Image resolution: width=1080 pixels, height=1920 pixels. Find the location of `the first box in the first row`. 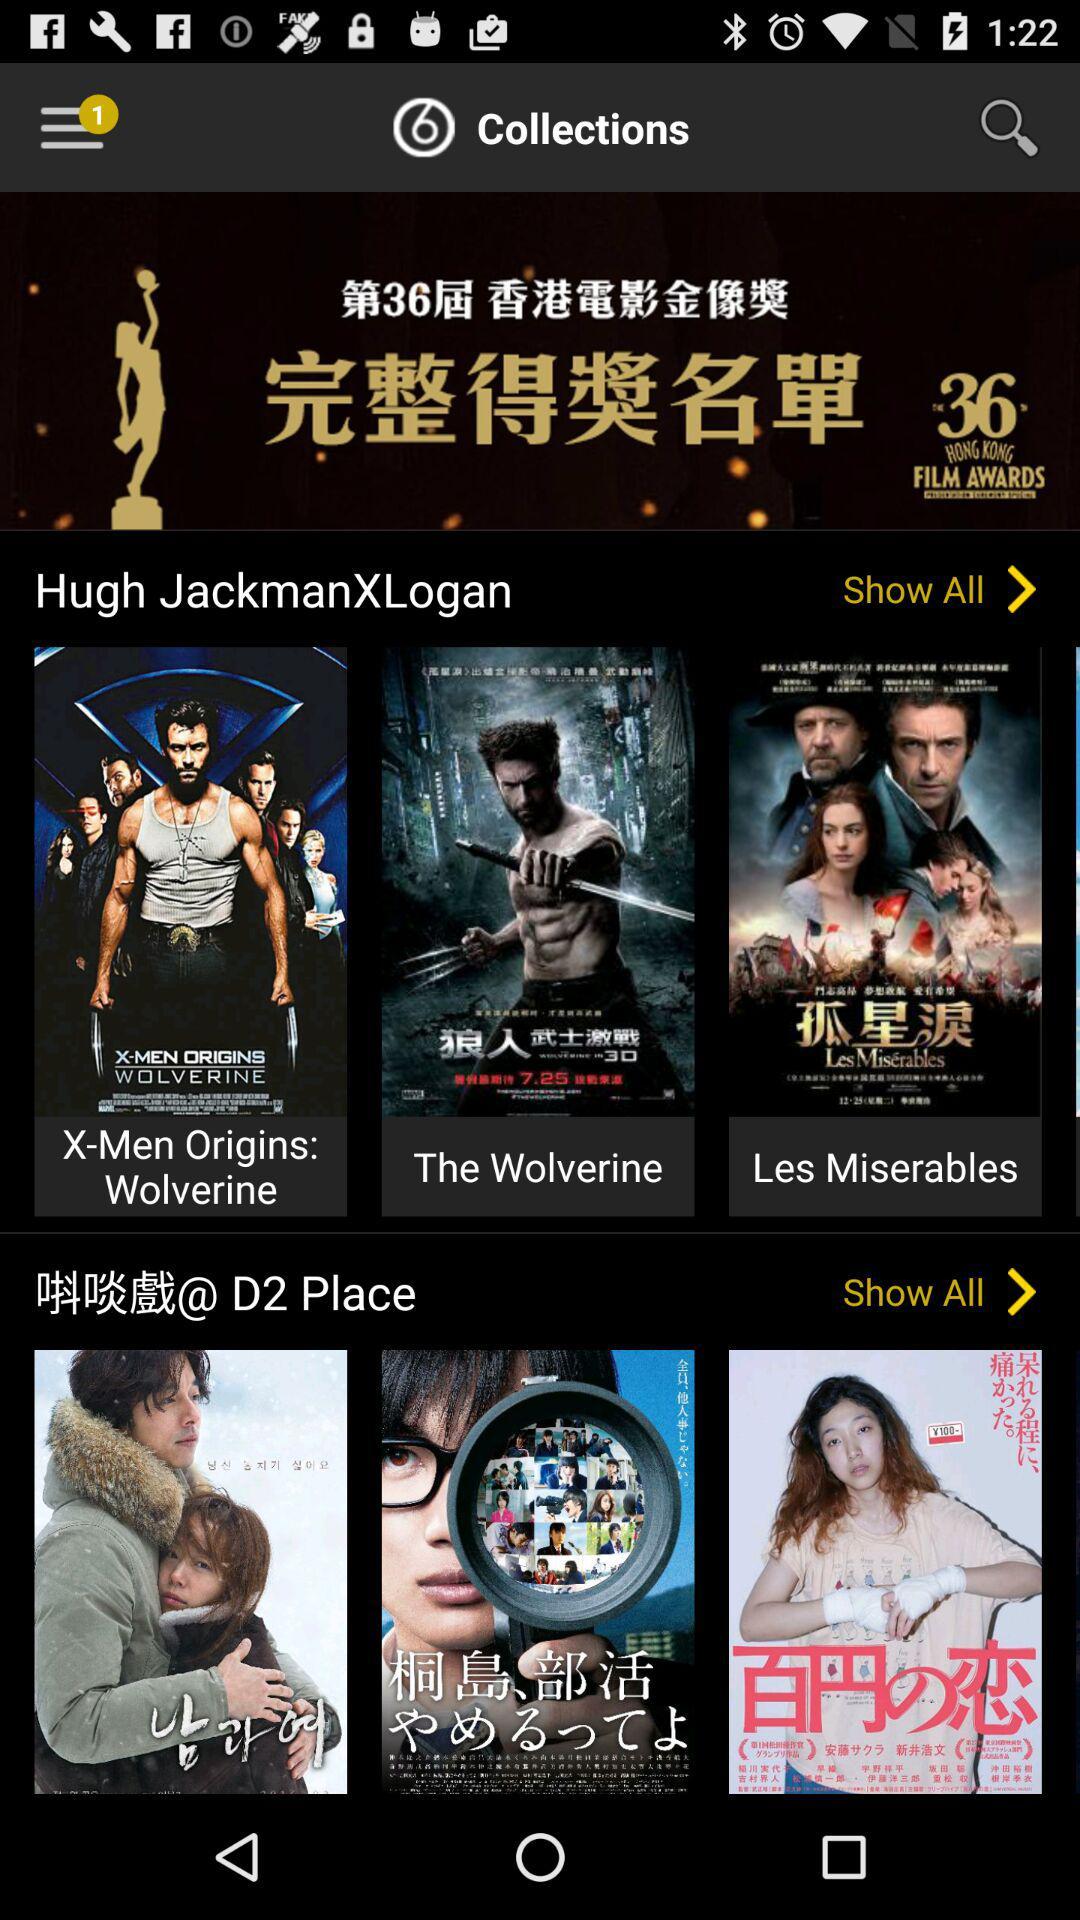

the first box in the first row is located at coordinates (191, 881).